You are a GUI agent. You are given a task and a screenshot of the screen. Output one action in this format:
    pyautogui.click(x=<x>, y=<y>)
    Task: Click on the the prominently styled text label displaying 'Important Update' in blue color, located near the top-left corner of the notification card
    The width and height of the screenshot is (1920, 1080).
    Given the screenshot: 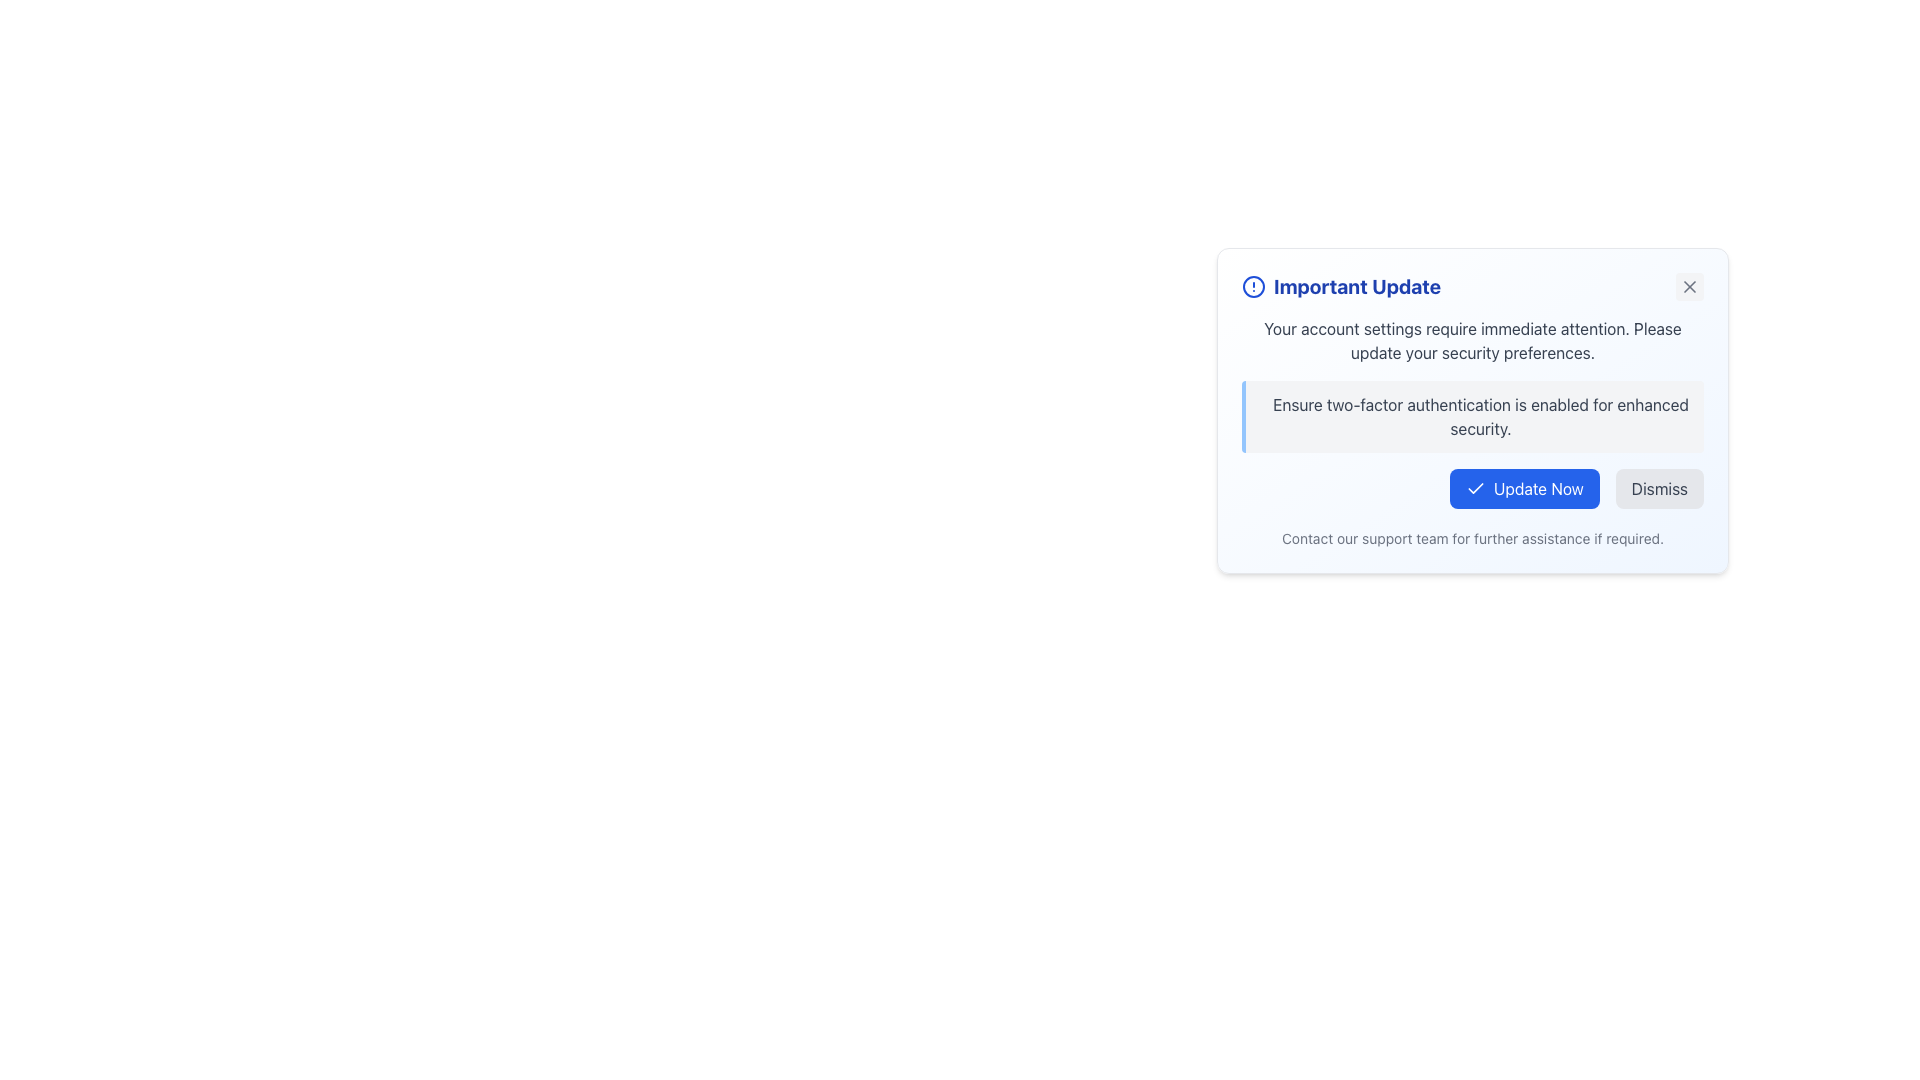 What is the action you would take?
    pyautogui.click(x=1341, y=286)
    